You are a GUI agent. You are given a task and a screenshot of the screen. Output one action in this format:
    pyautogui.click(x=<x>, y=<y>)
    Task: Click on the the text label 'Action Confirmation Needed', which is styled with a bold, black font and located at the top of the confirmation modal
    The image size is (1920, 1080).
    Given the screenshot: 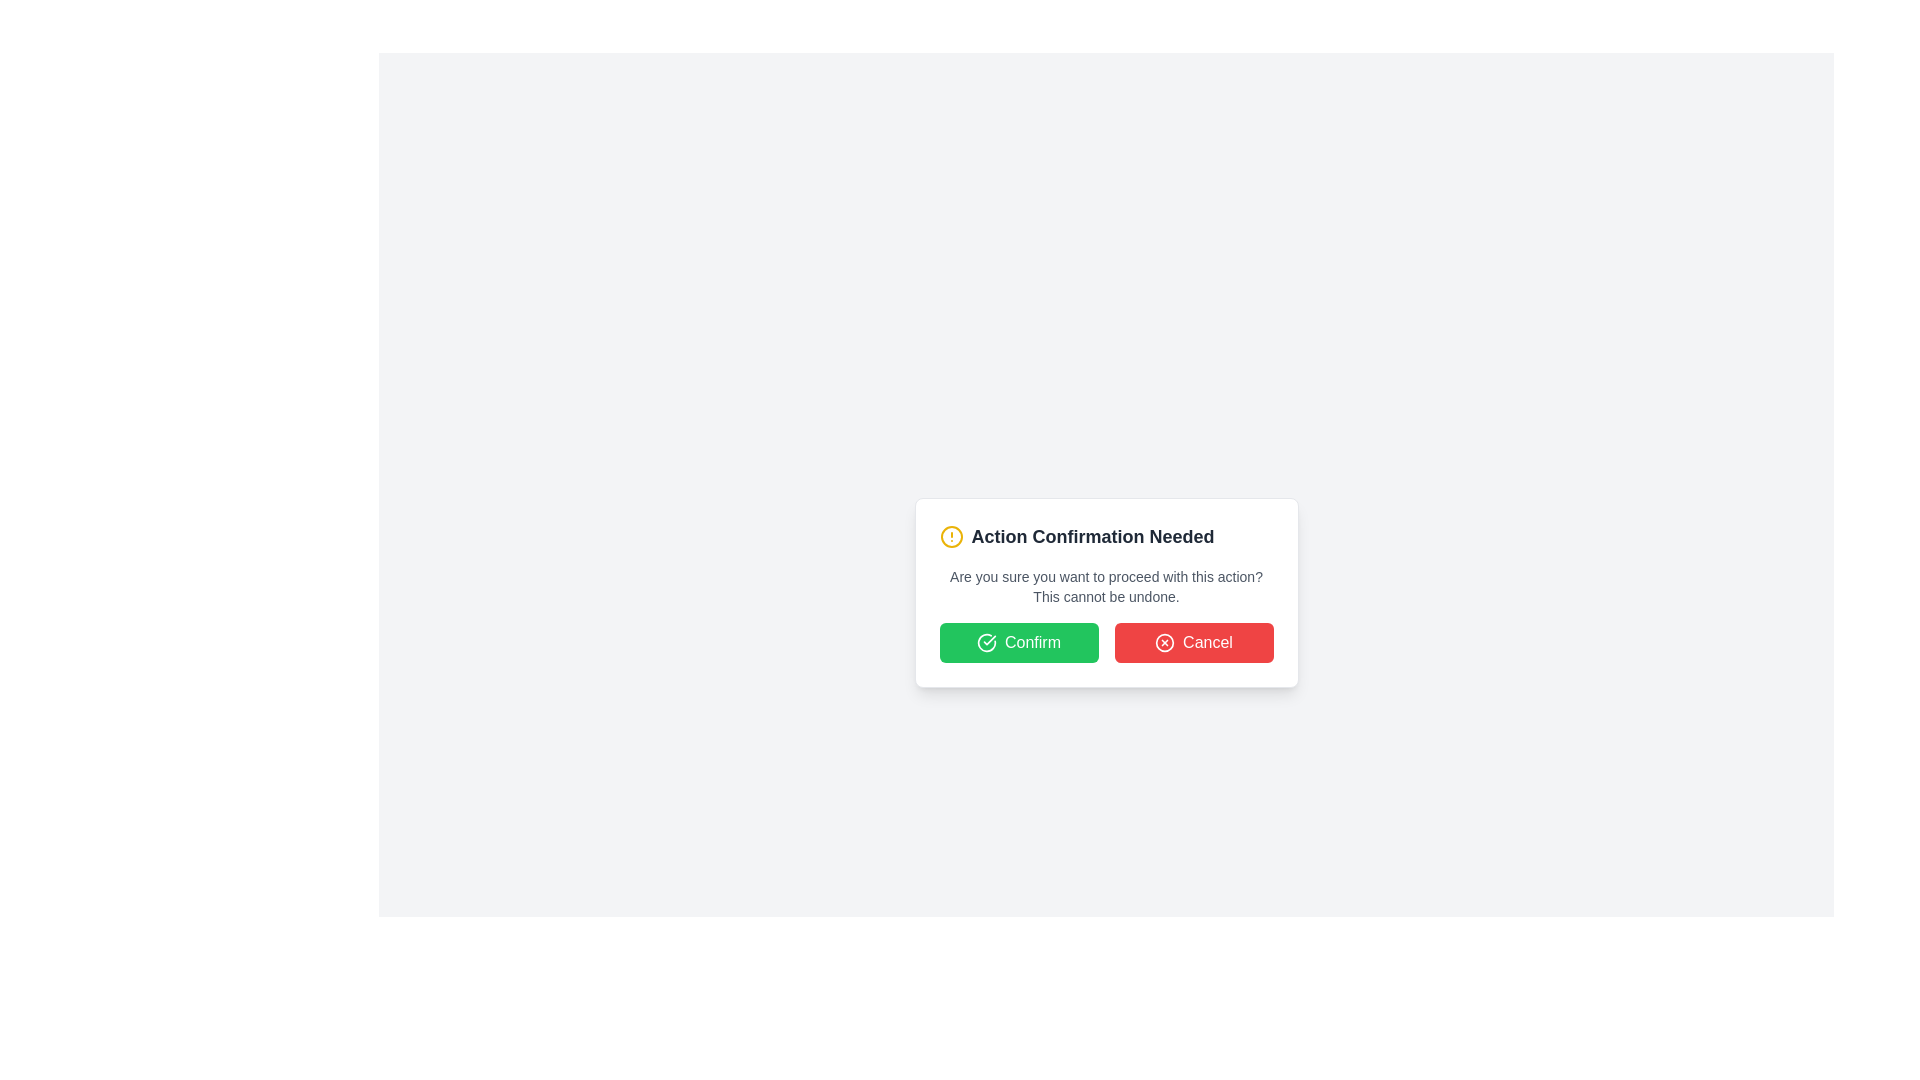 What is the action you would take?
    pyautogui.click(x=1105, y=535)
    